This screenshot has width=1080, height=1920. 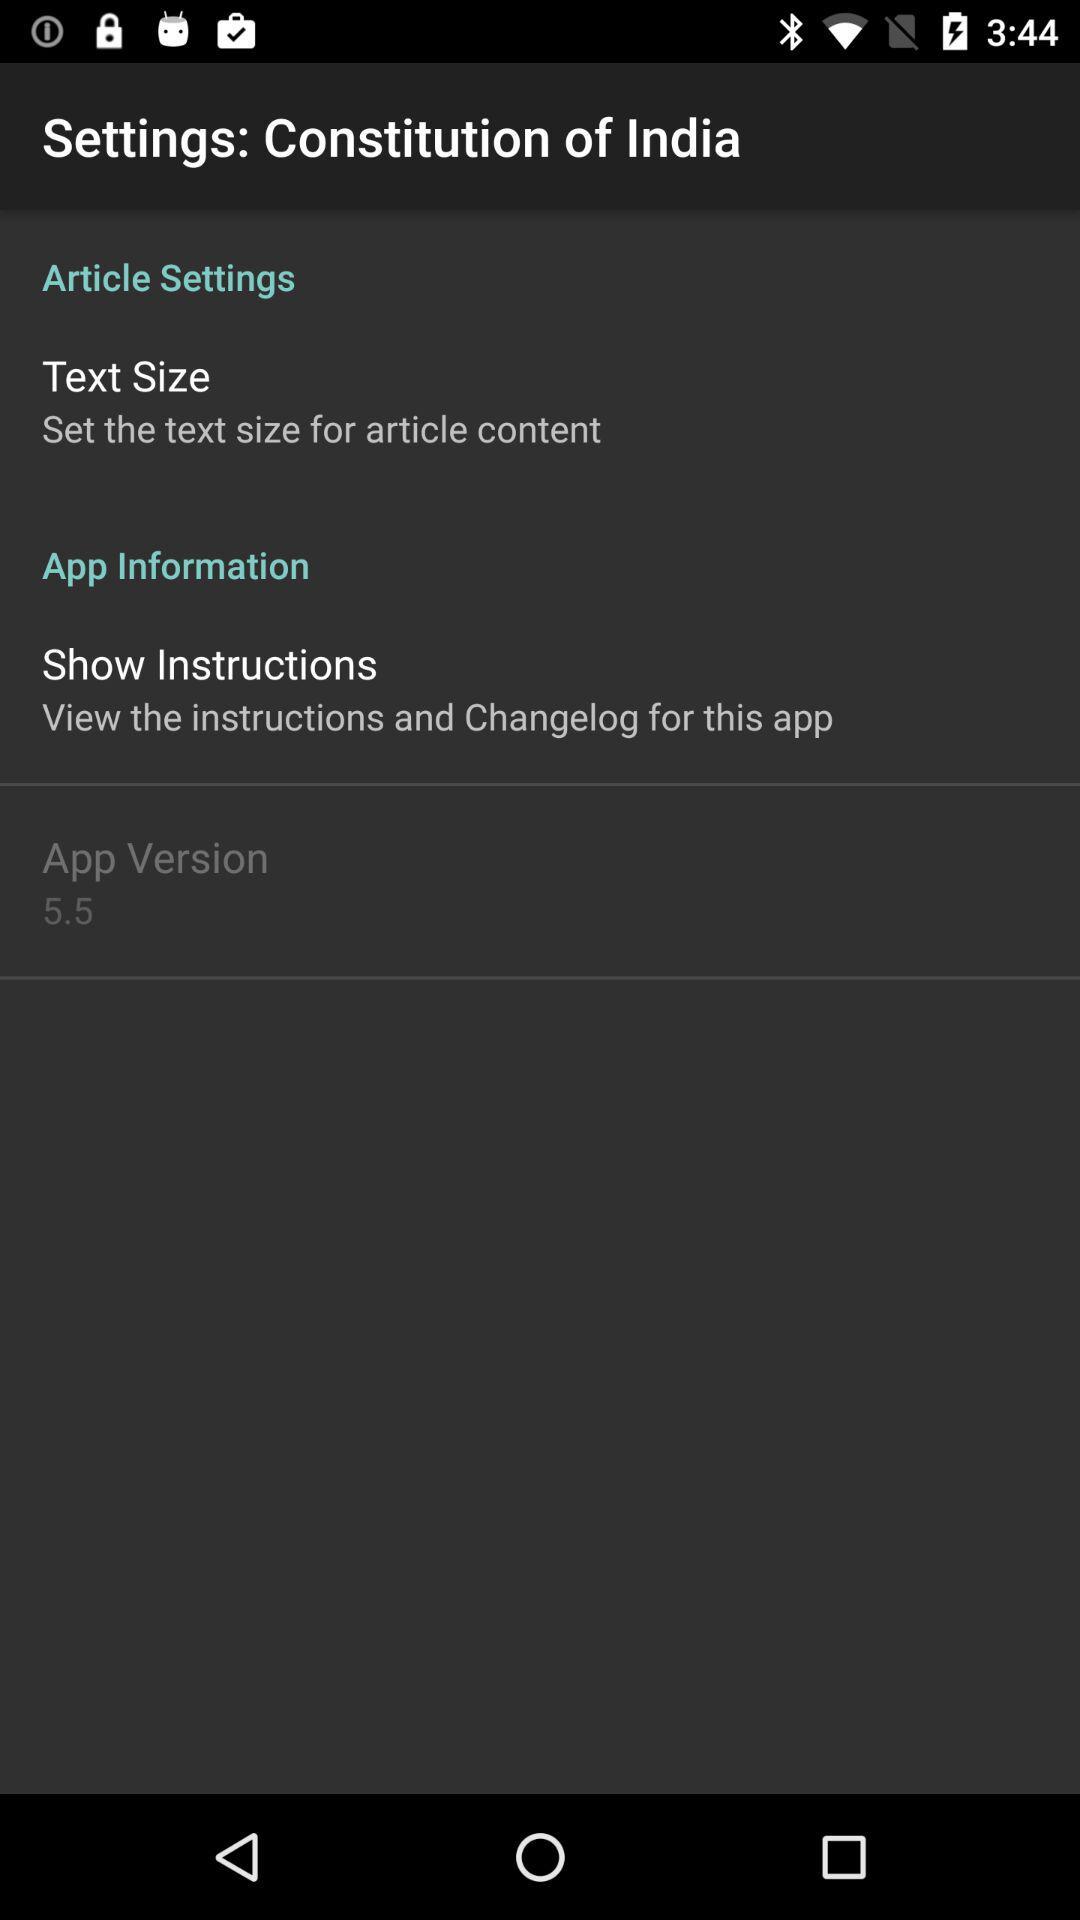 What do you see at coordinates (66, 908) in the screenshot?
I see `the icon below the app version item` at bounding box center [66, 908].